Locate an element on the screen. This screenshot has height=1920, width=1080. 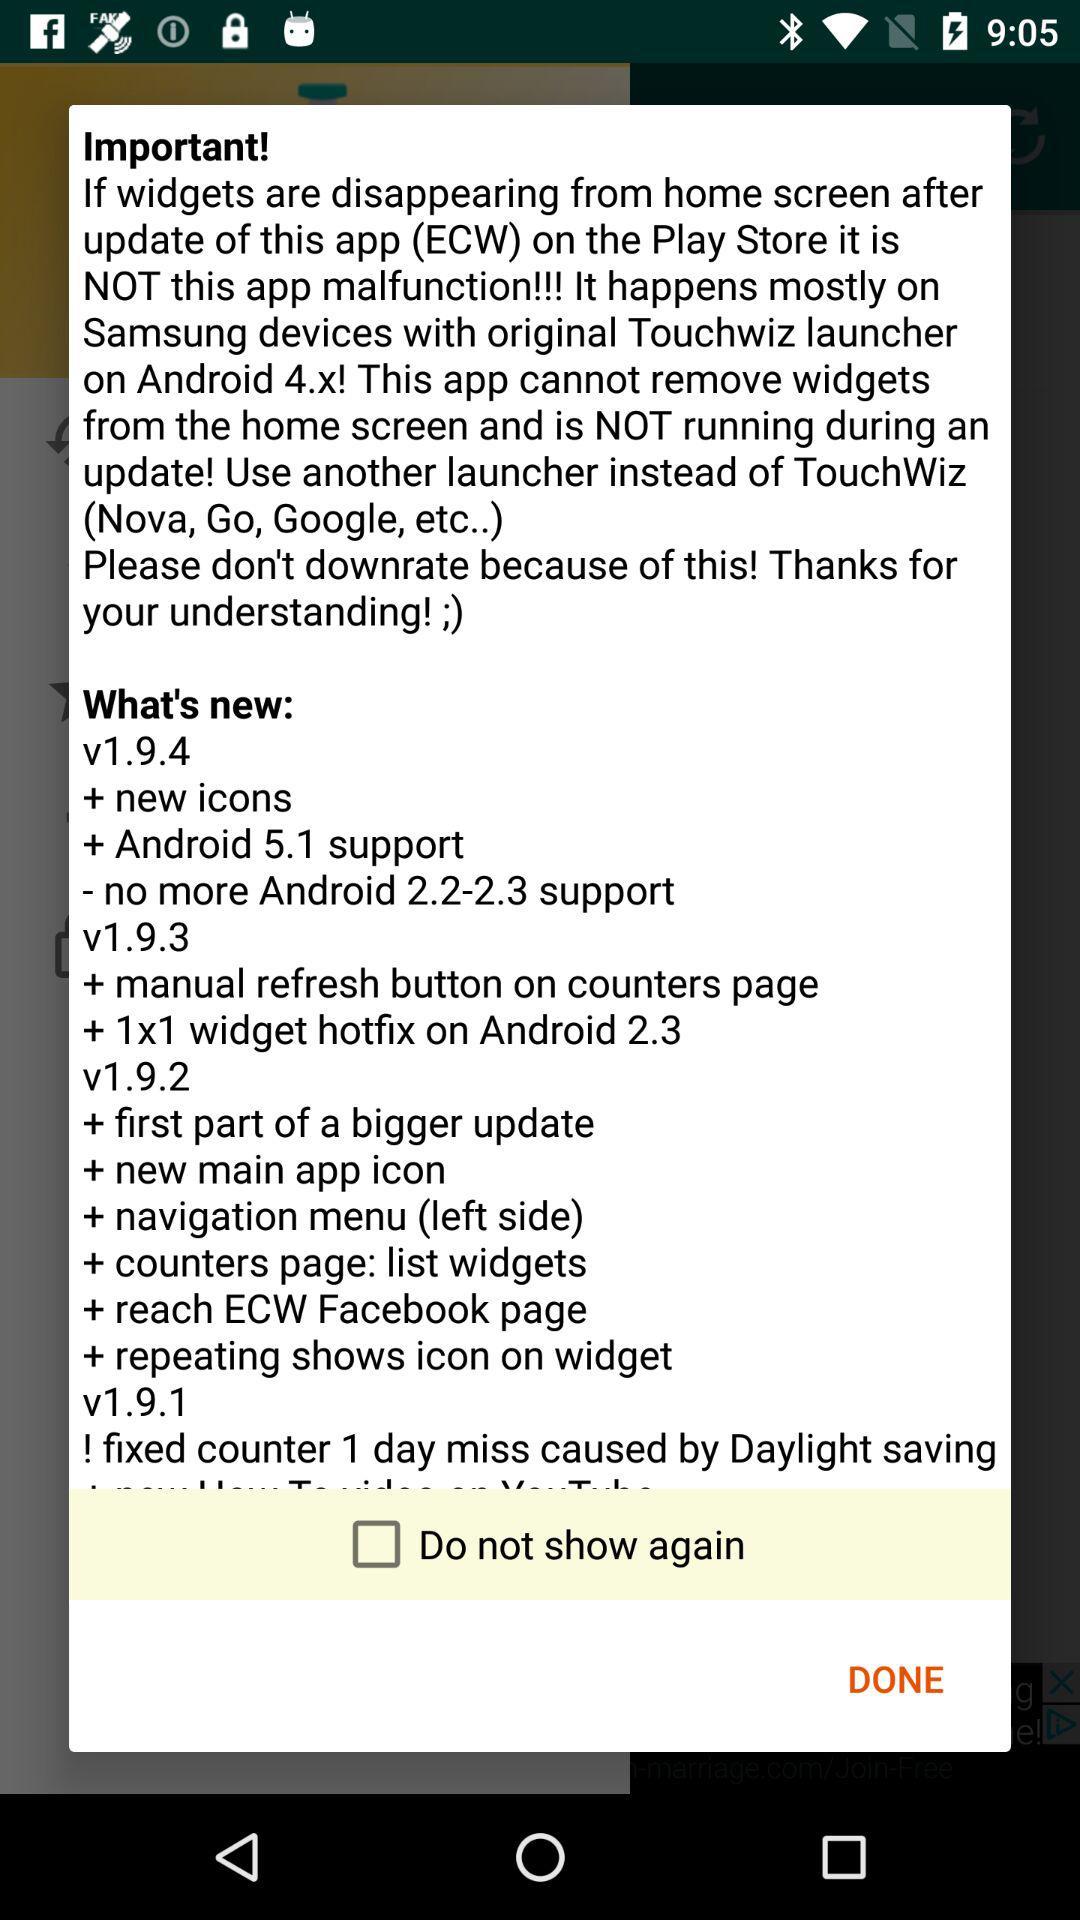
the item below the important if widgets item is located at coordinates (894, 1678).